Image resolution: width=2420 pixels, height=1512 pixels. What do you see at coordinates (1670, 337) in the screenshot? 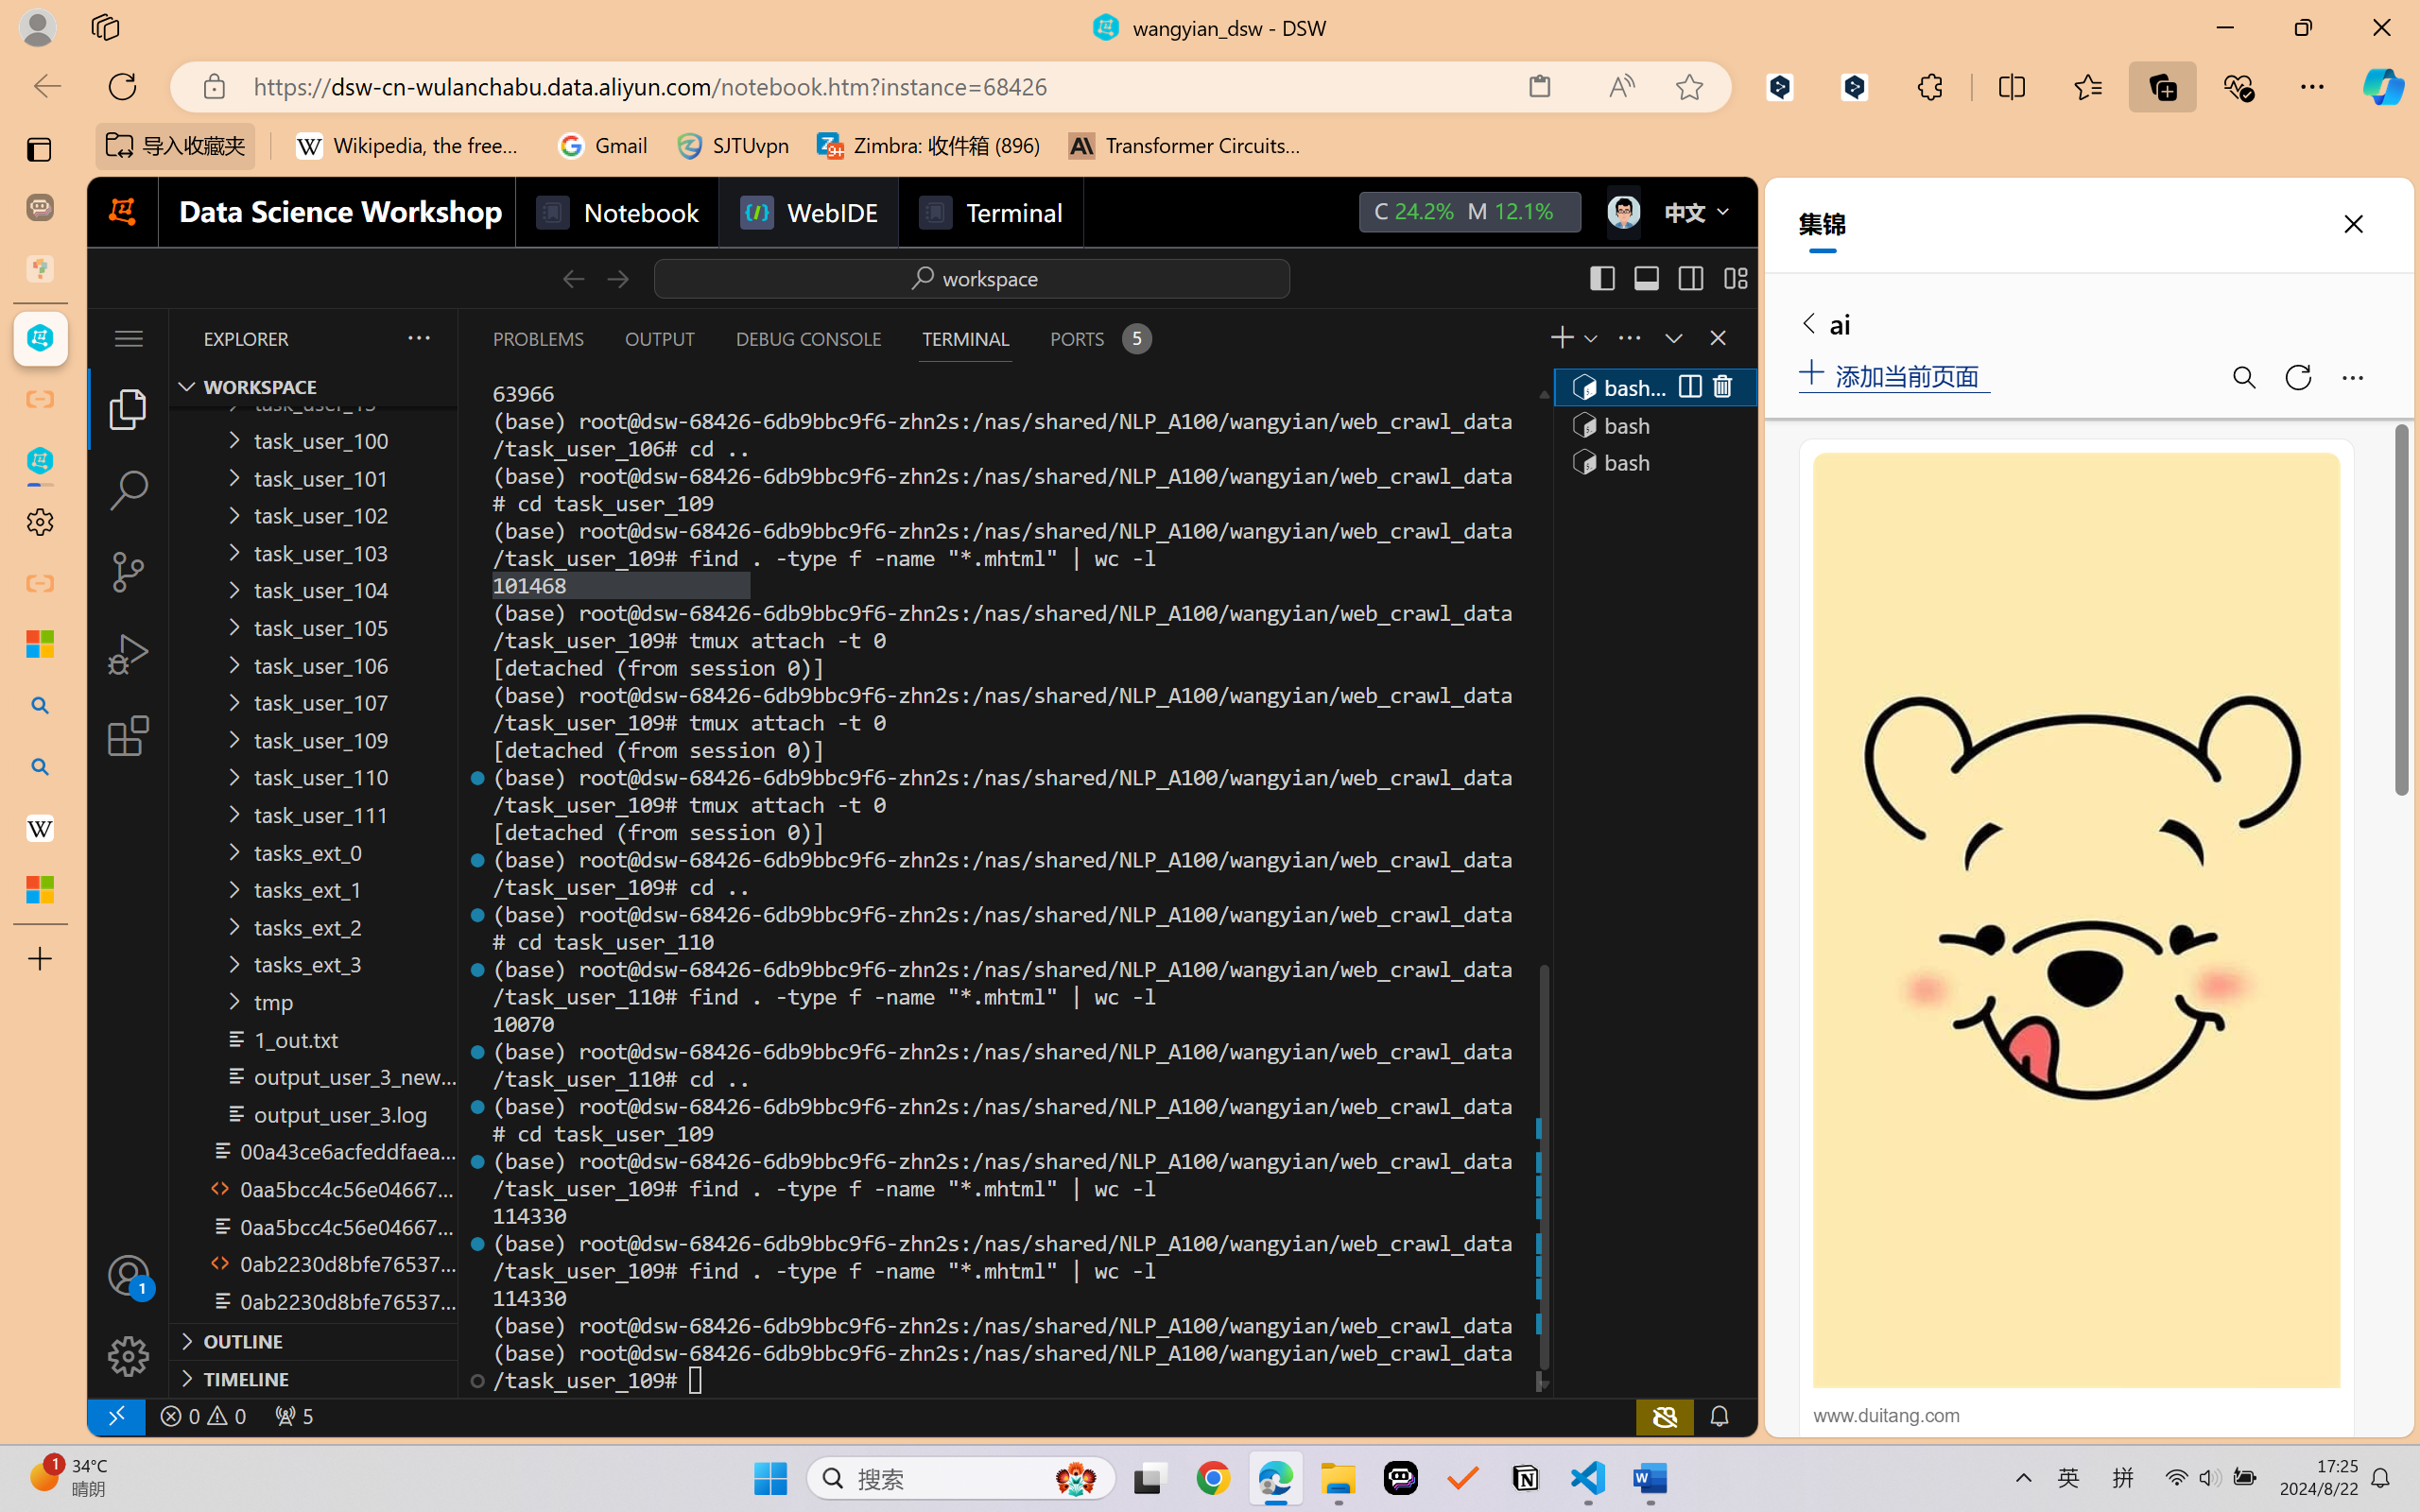
I see `'Restore Panel Size'` at bounding box center [1670, 337].